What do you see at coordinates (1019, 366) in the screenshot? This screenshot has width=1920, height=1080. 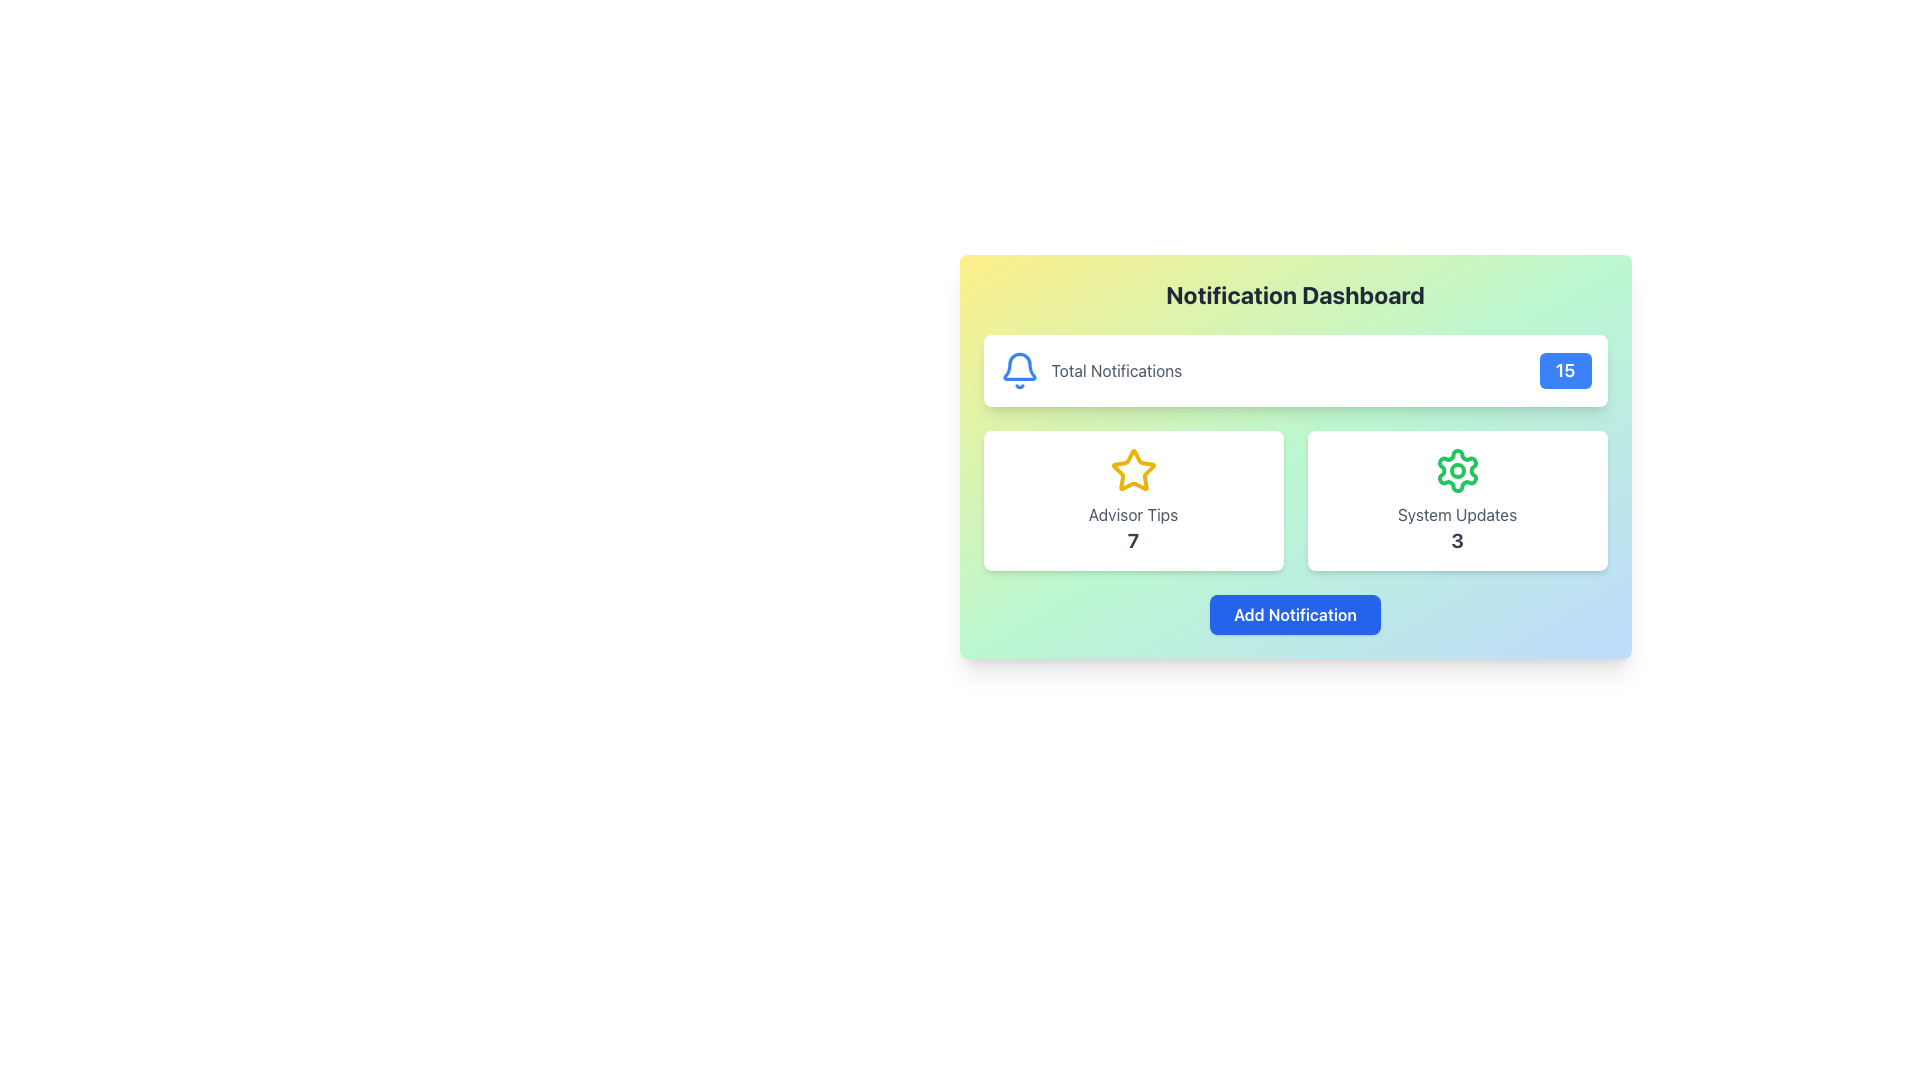 I see `the notification icon represented by a bell located on the left side of the 'Total Notifications' section header in the notification dashboard` at bounding box center [1019, 366].